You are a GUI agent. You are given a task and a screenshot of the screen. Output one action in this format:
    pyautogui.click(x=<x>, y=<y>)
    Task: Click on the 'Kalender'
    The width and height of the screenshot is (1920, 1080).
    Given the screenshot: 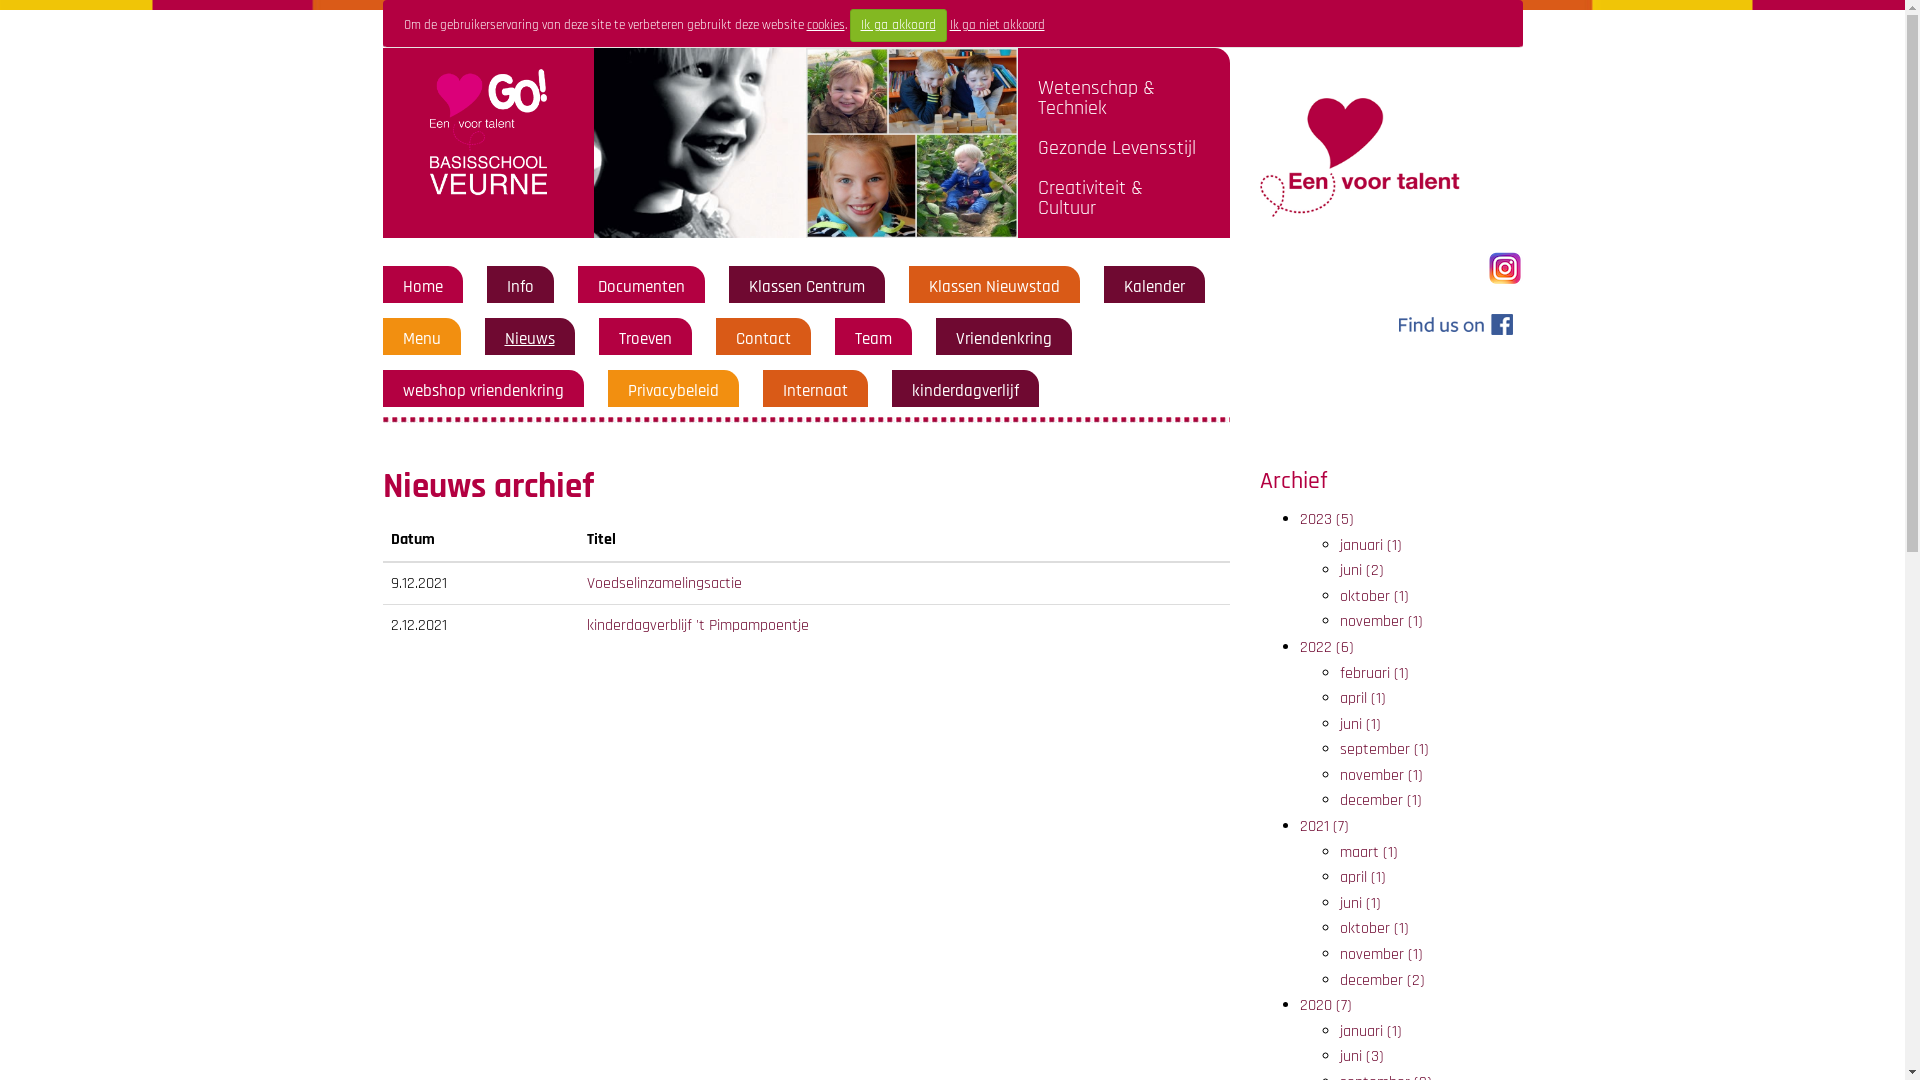 What is the action you would take?
    pyautogui.click(x=1154, y=286)
    